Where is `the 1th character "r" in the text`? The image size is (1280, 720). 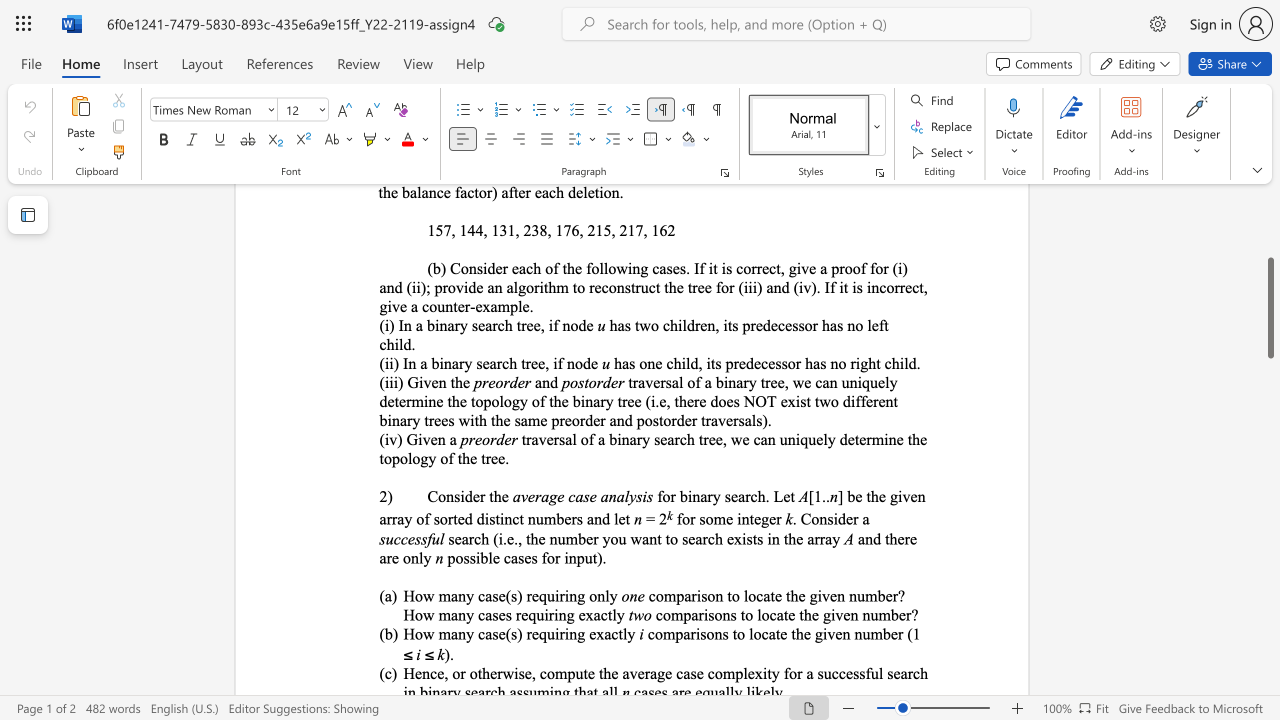 the 1th character "r" in the text is located at coordinates (673, 495).